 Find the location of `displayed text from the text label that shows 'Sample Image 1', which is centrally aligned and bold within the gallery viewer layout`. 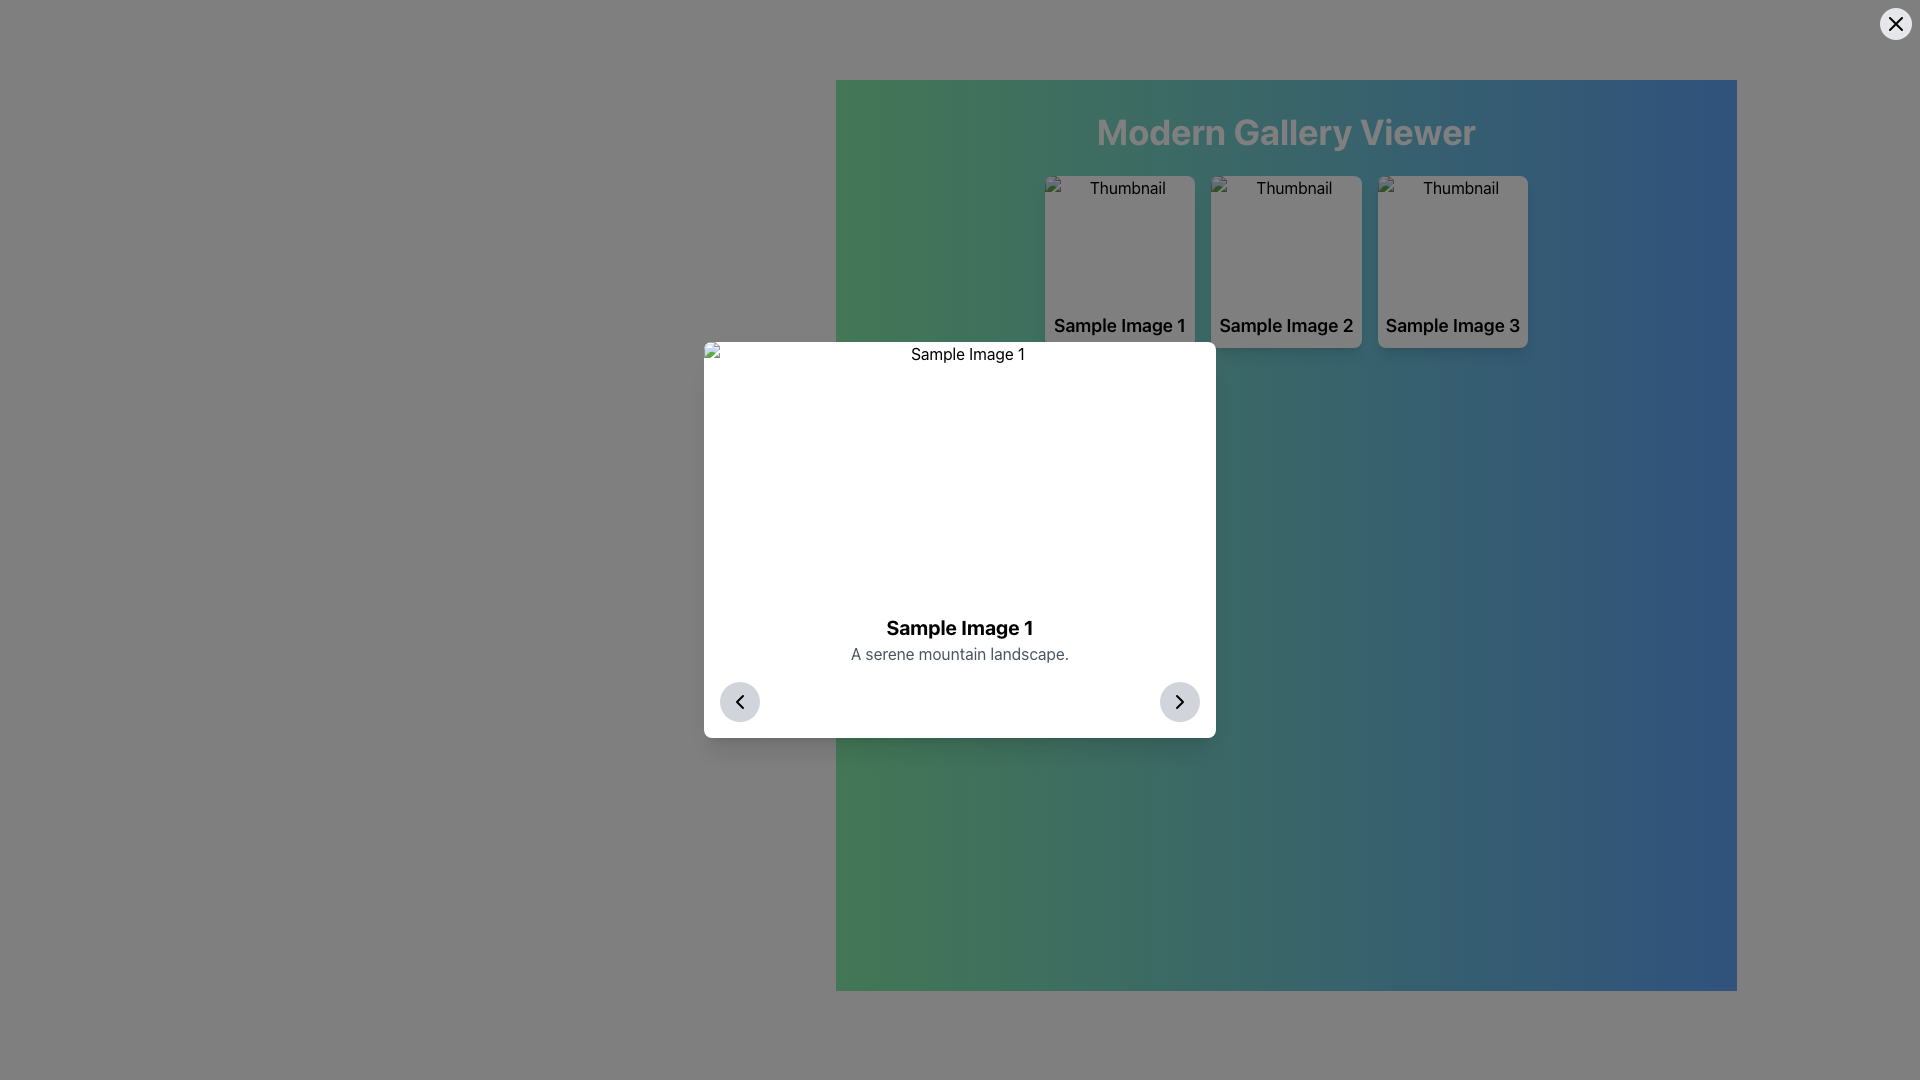

displayed text from the text label that shows 'Sample Image 1', which is centrally aligned and bold within the gallery viewer layout is located at coordinates (1118, 325).